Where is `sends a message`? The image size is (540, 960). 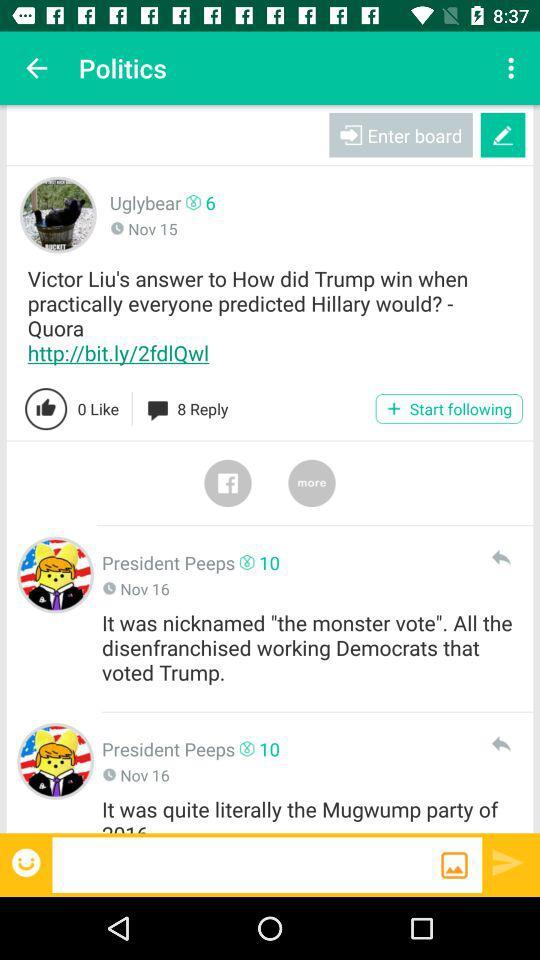 sends a message is located at coordinates (508, 861).